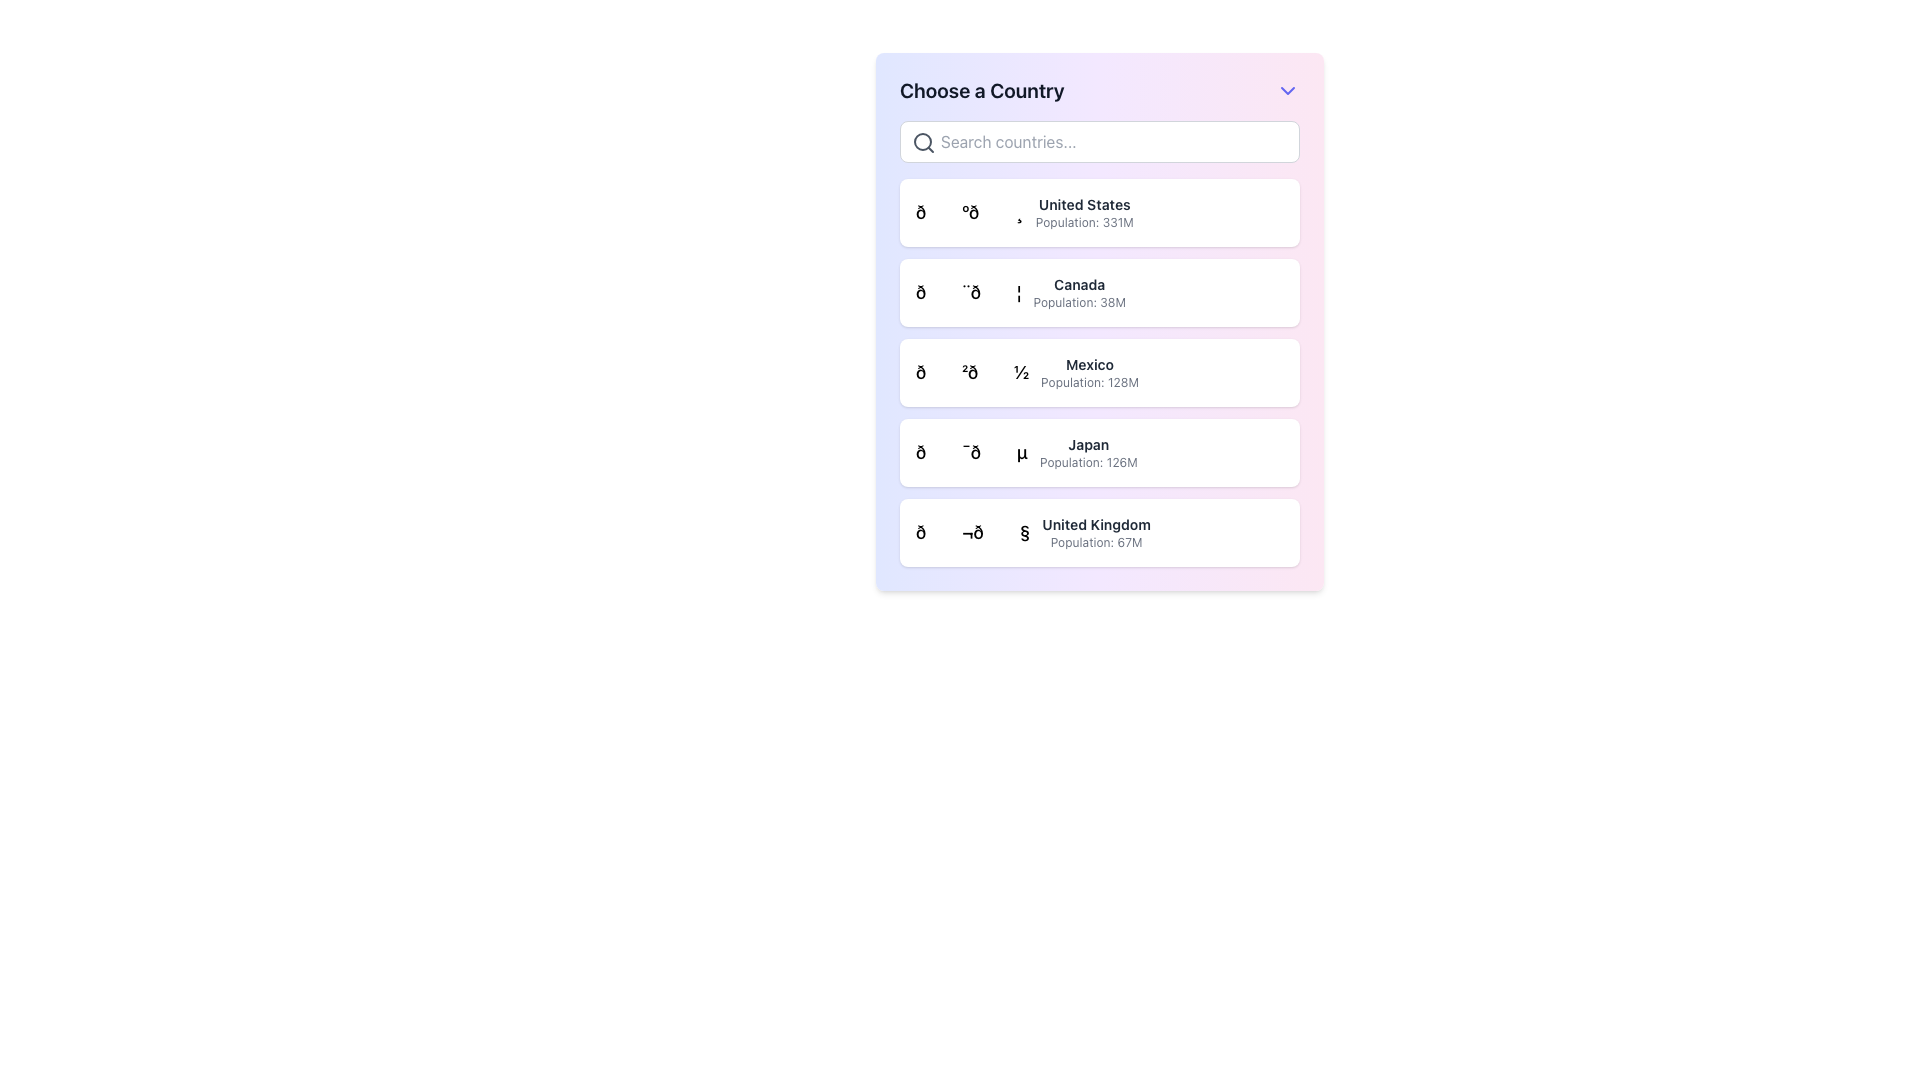 This screenshot has width=1920, height=1080. What do you see at coordinates (1027, 373) in the screenshot?
I see `the list item displaying information about Mexico, which is the third visible item` at bounding box center [1027, 373].